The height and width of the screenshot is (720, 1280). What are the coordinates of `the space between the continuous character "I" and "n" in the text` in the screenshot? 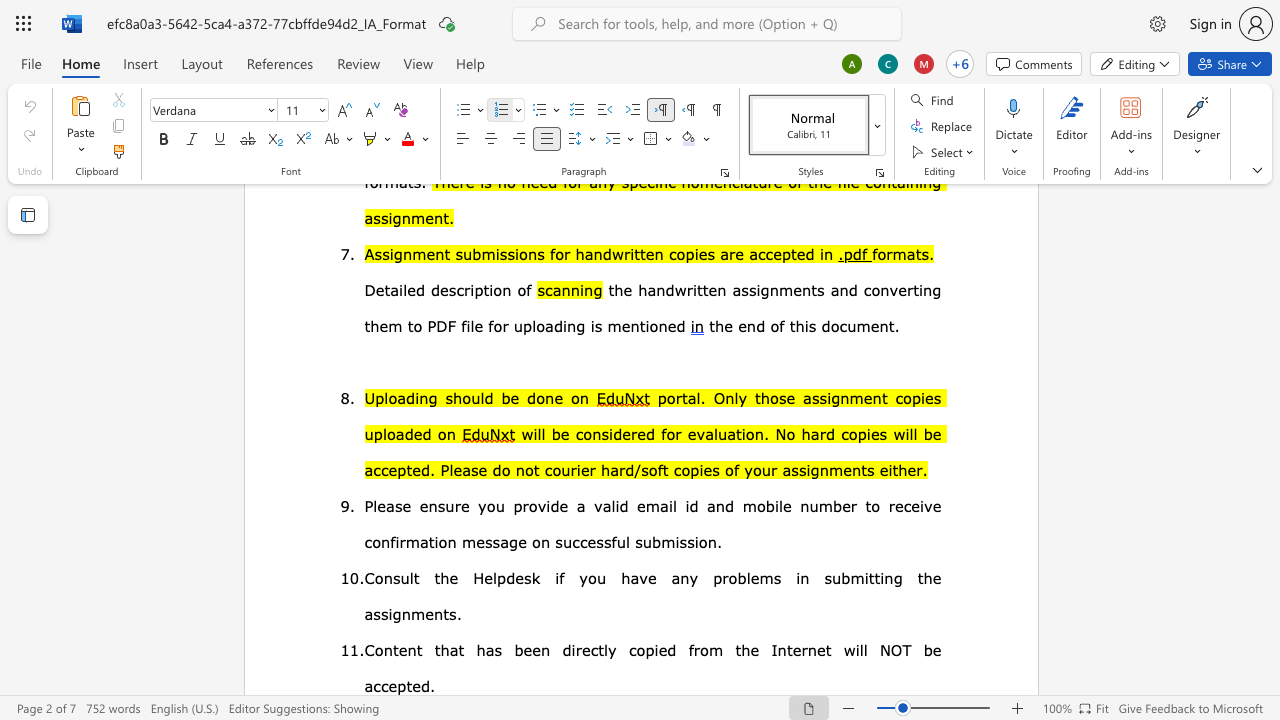 It's located at (777, 650).